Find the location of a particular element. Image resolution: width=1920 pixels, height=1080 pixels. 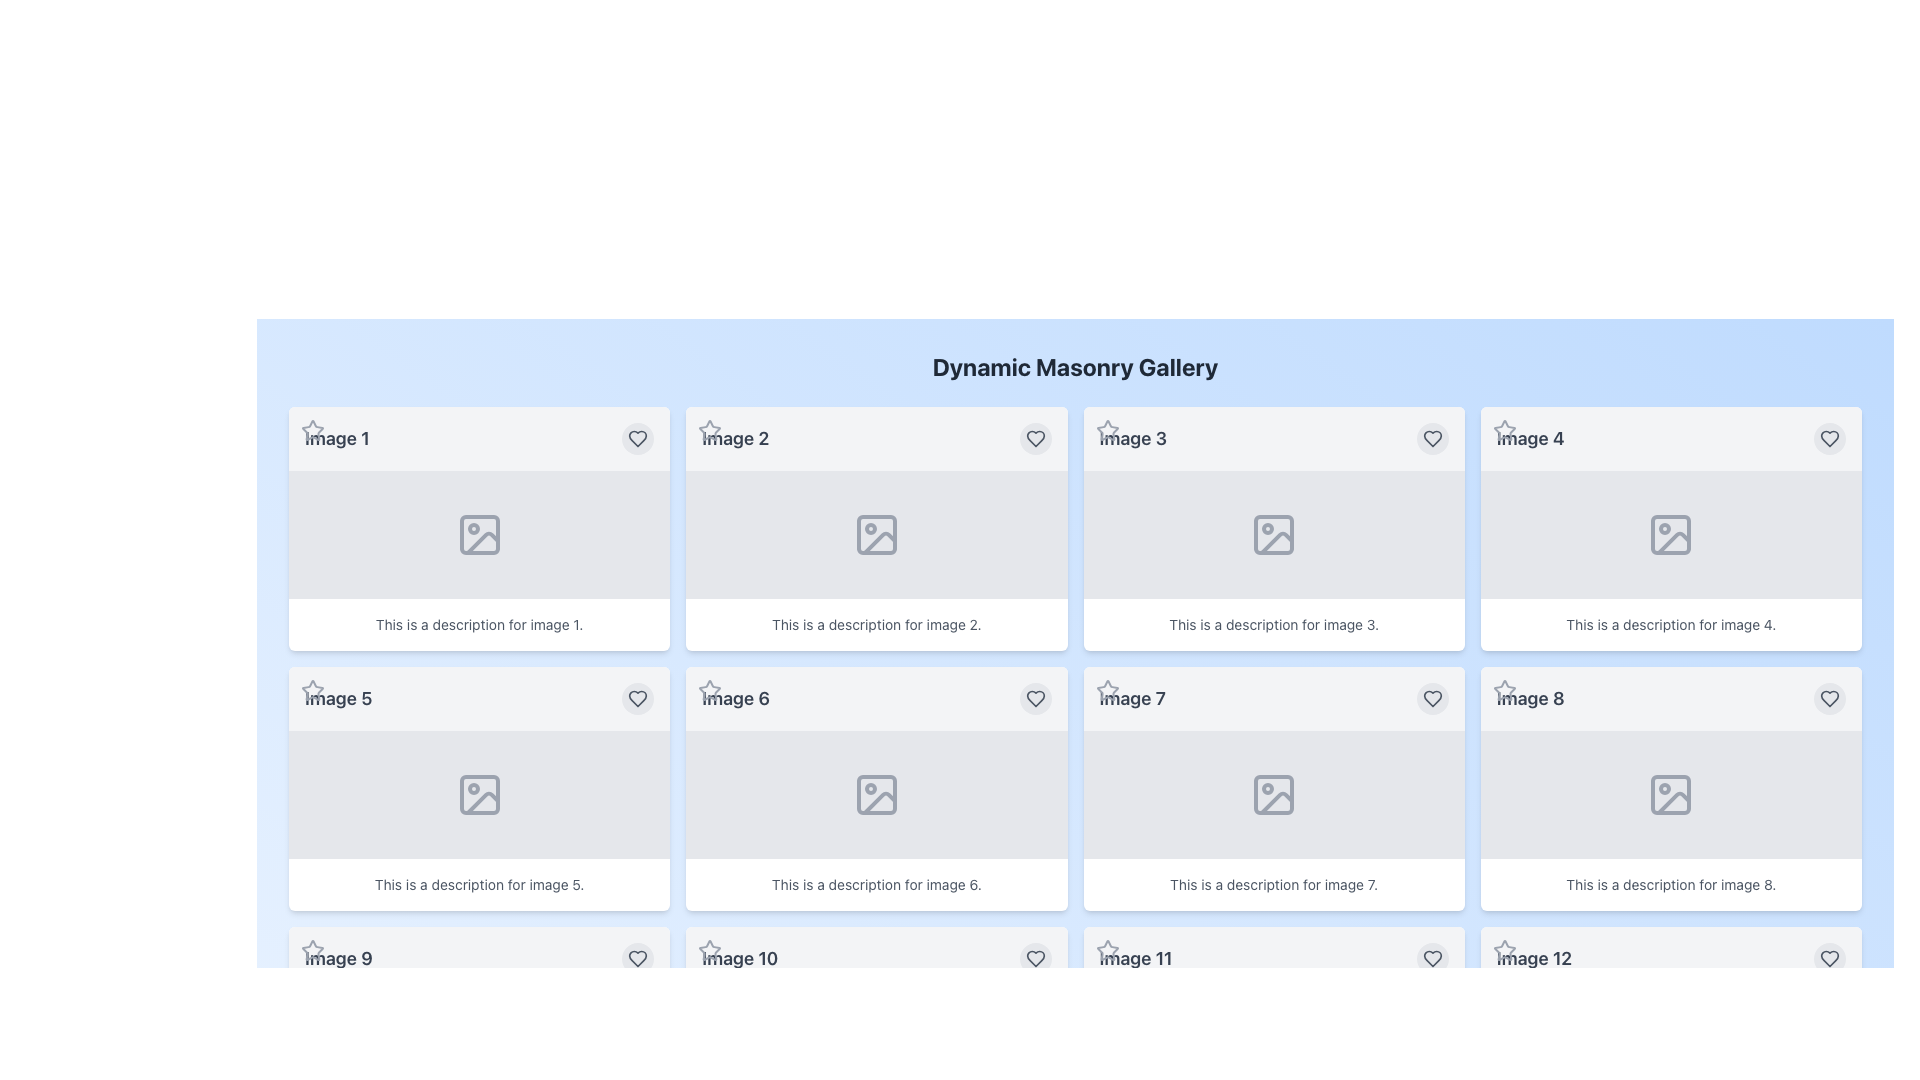

the hollow star-shaped icon located in the top-left corner of the card labeled 'Image 6', inside the second row and third column of the grid layout, to favorite it is located at coordinates (710, 689).